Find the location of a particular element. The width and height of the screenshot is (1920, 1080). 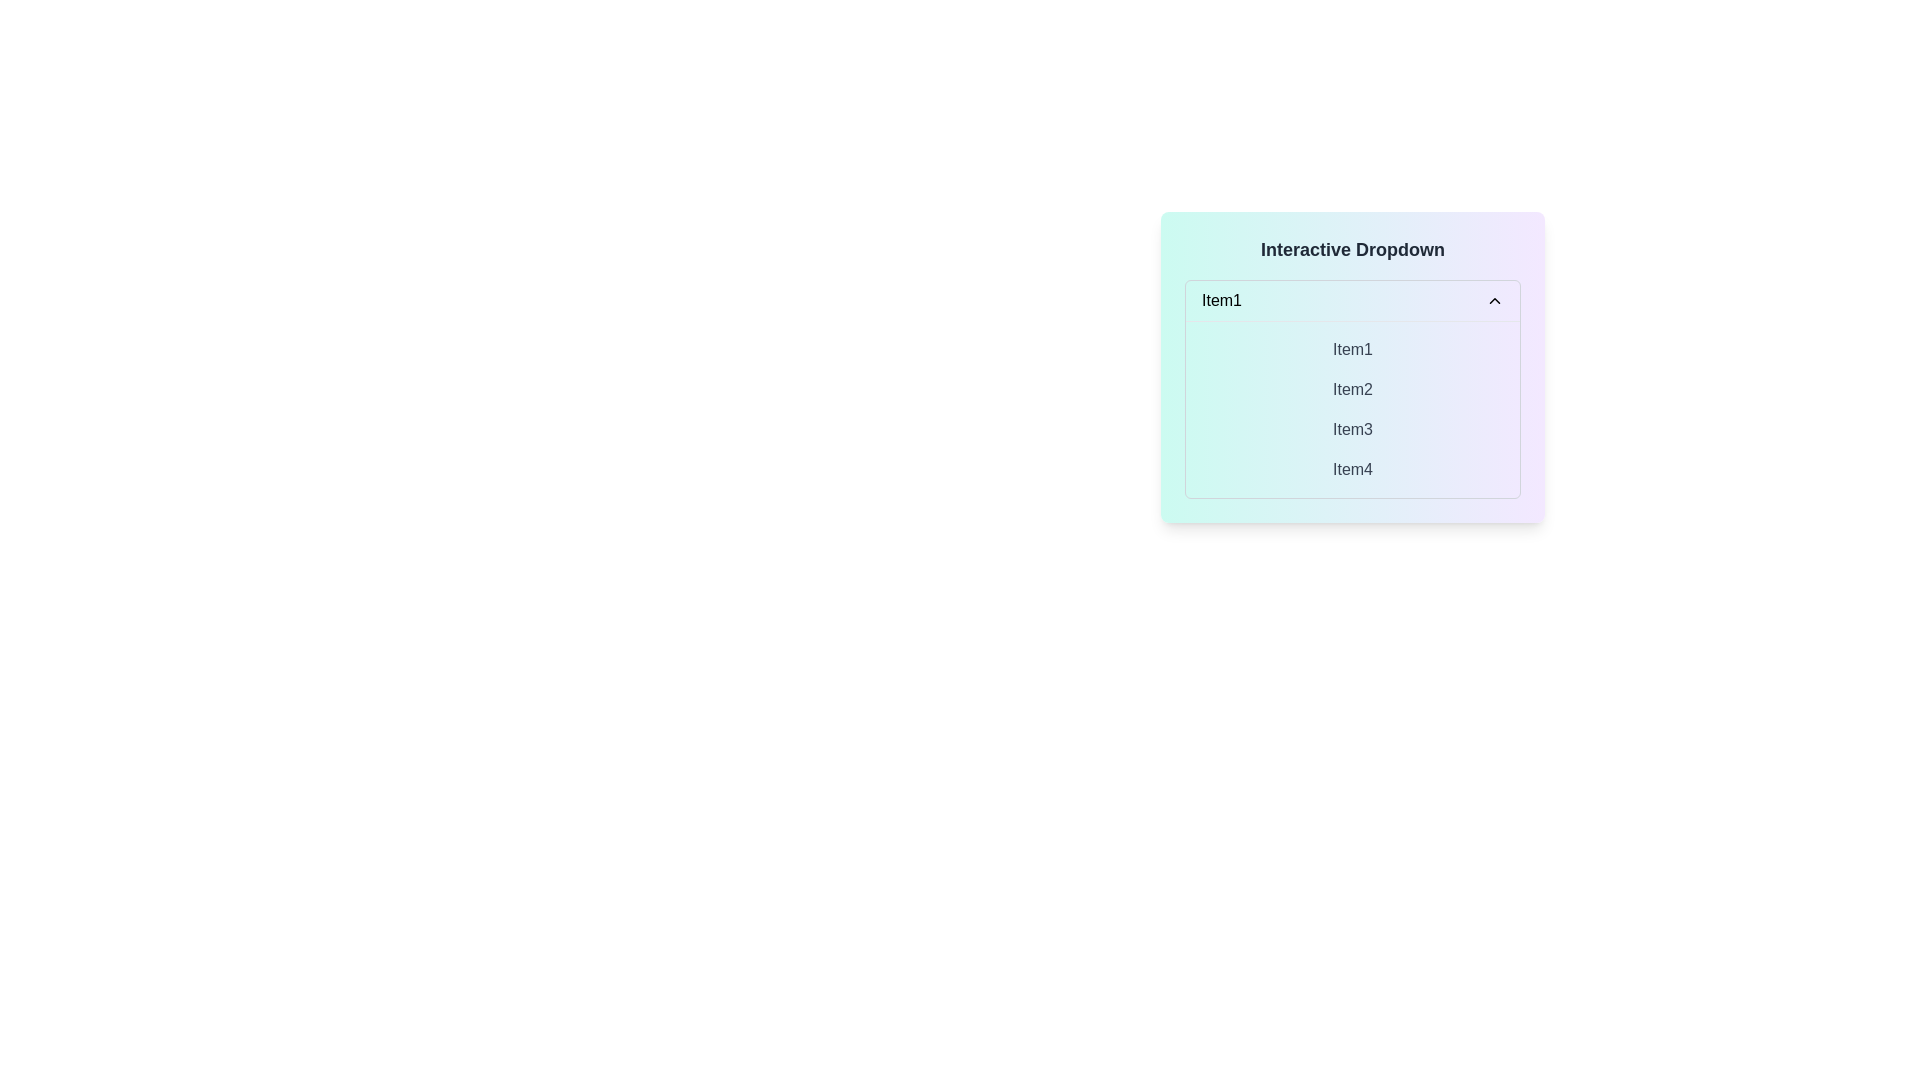

the Dropdown Selector displaying 'Item1' is located at coordinates (1353, 300).